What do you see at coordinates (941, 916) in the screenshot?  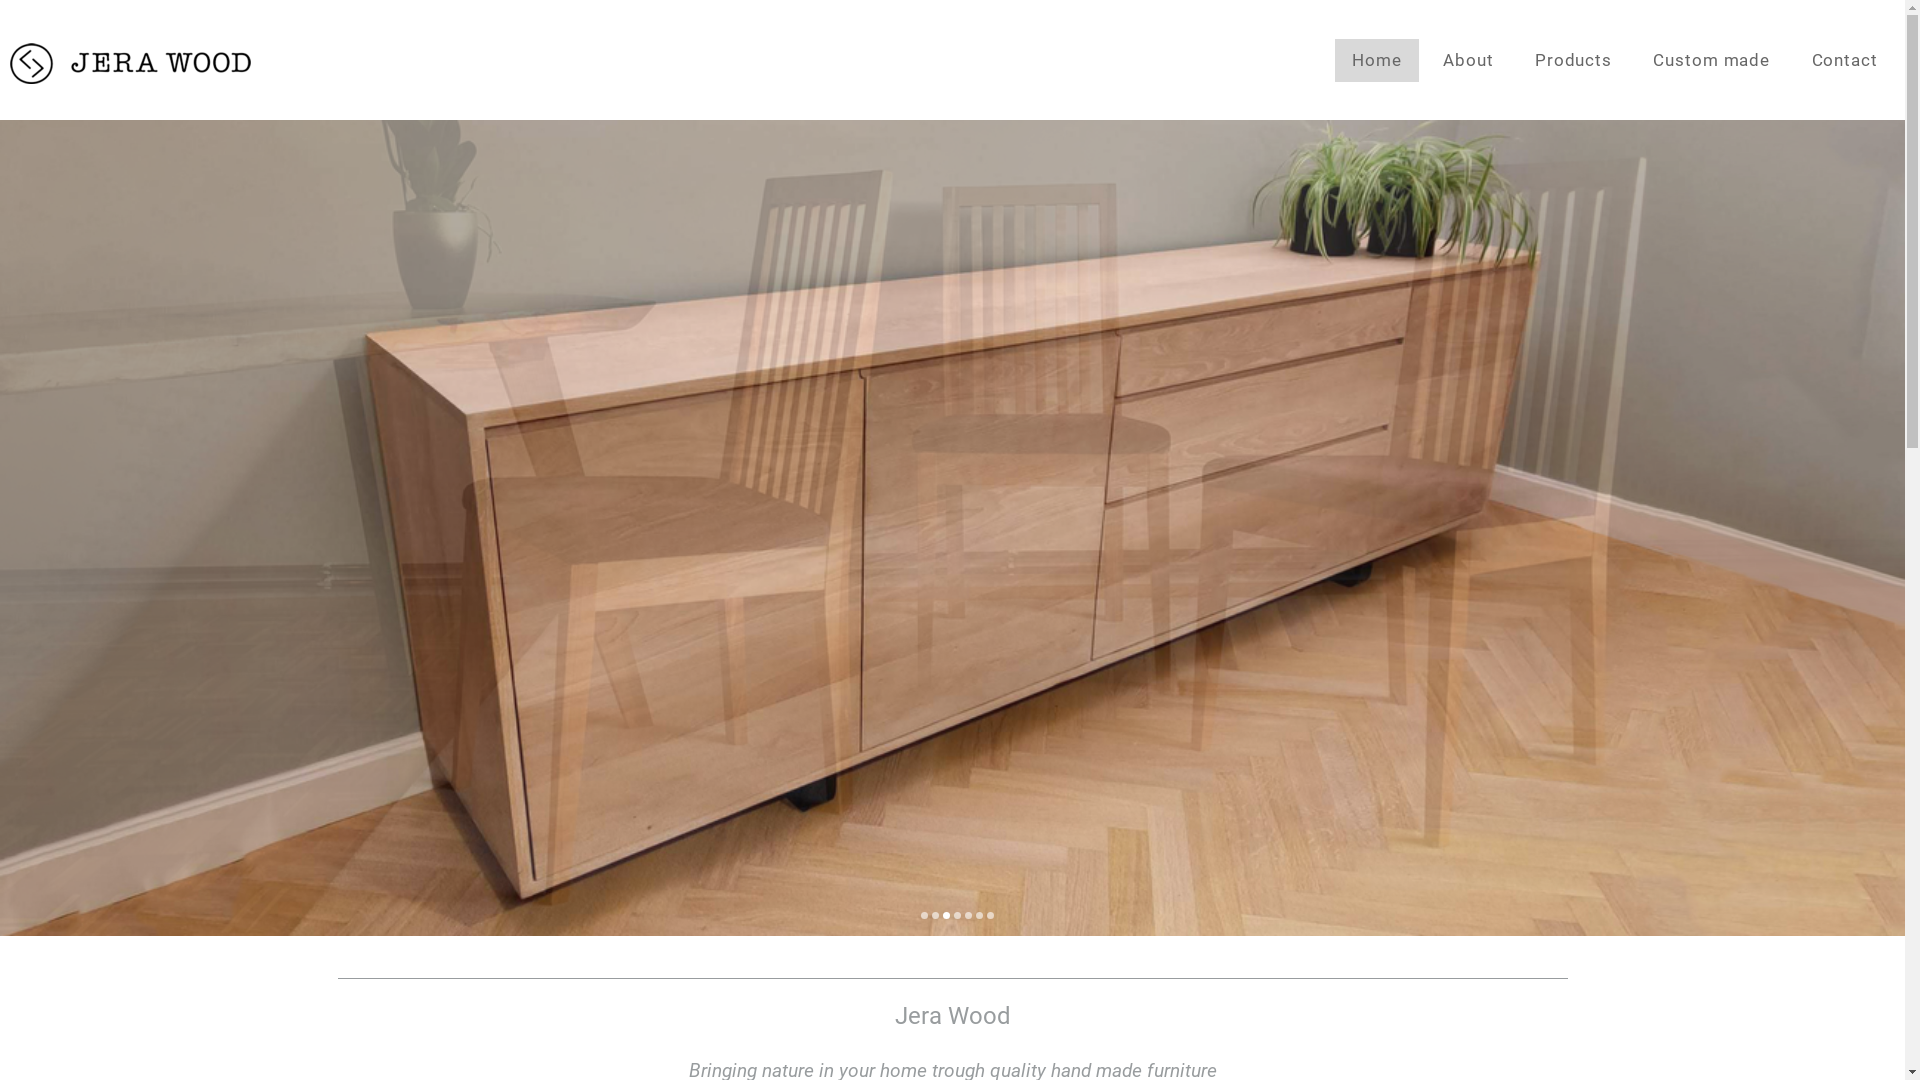 I see `'3'` at bounding box center [941, 916].